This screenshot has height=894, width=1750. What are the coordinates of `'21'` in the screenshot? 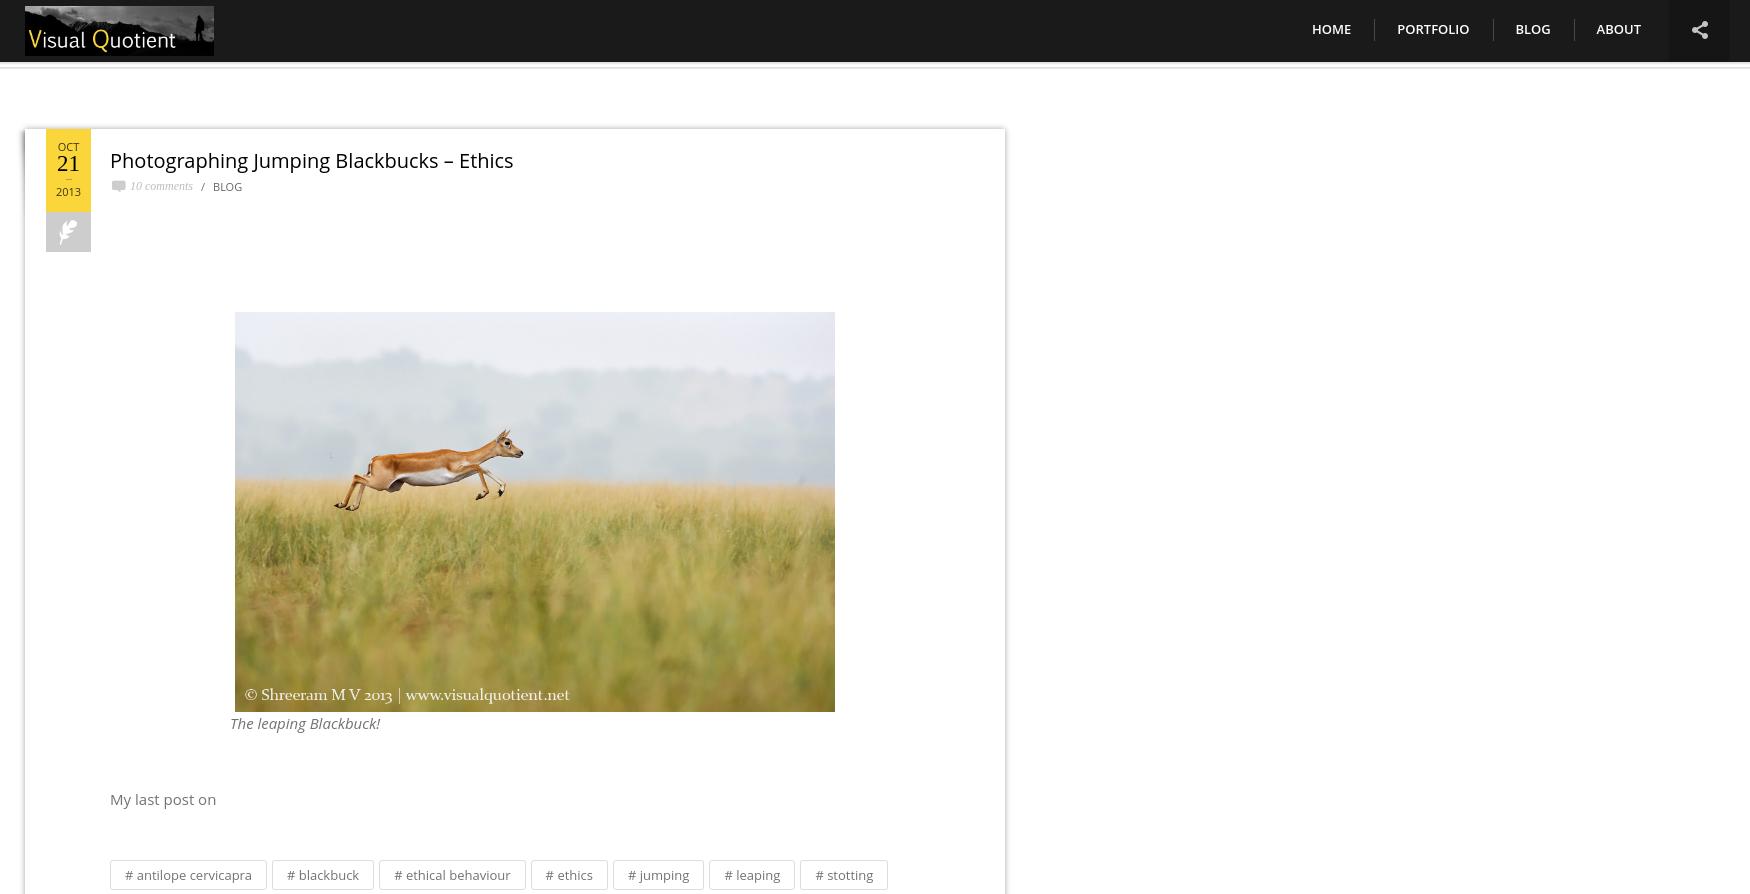 It's located at (68, 163).